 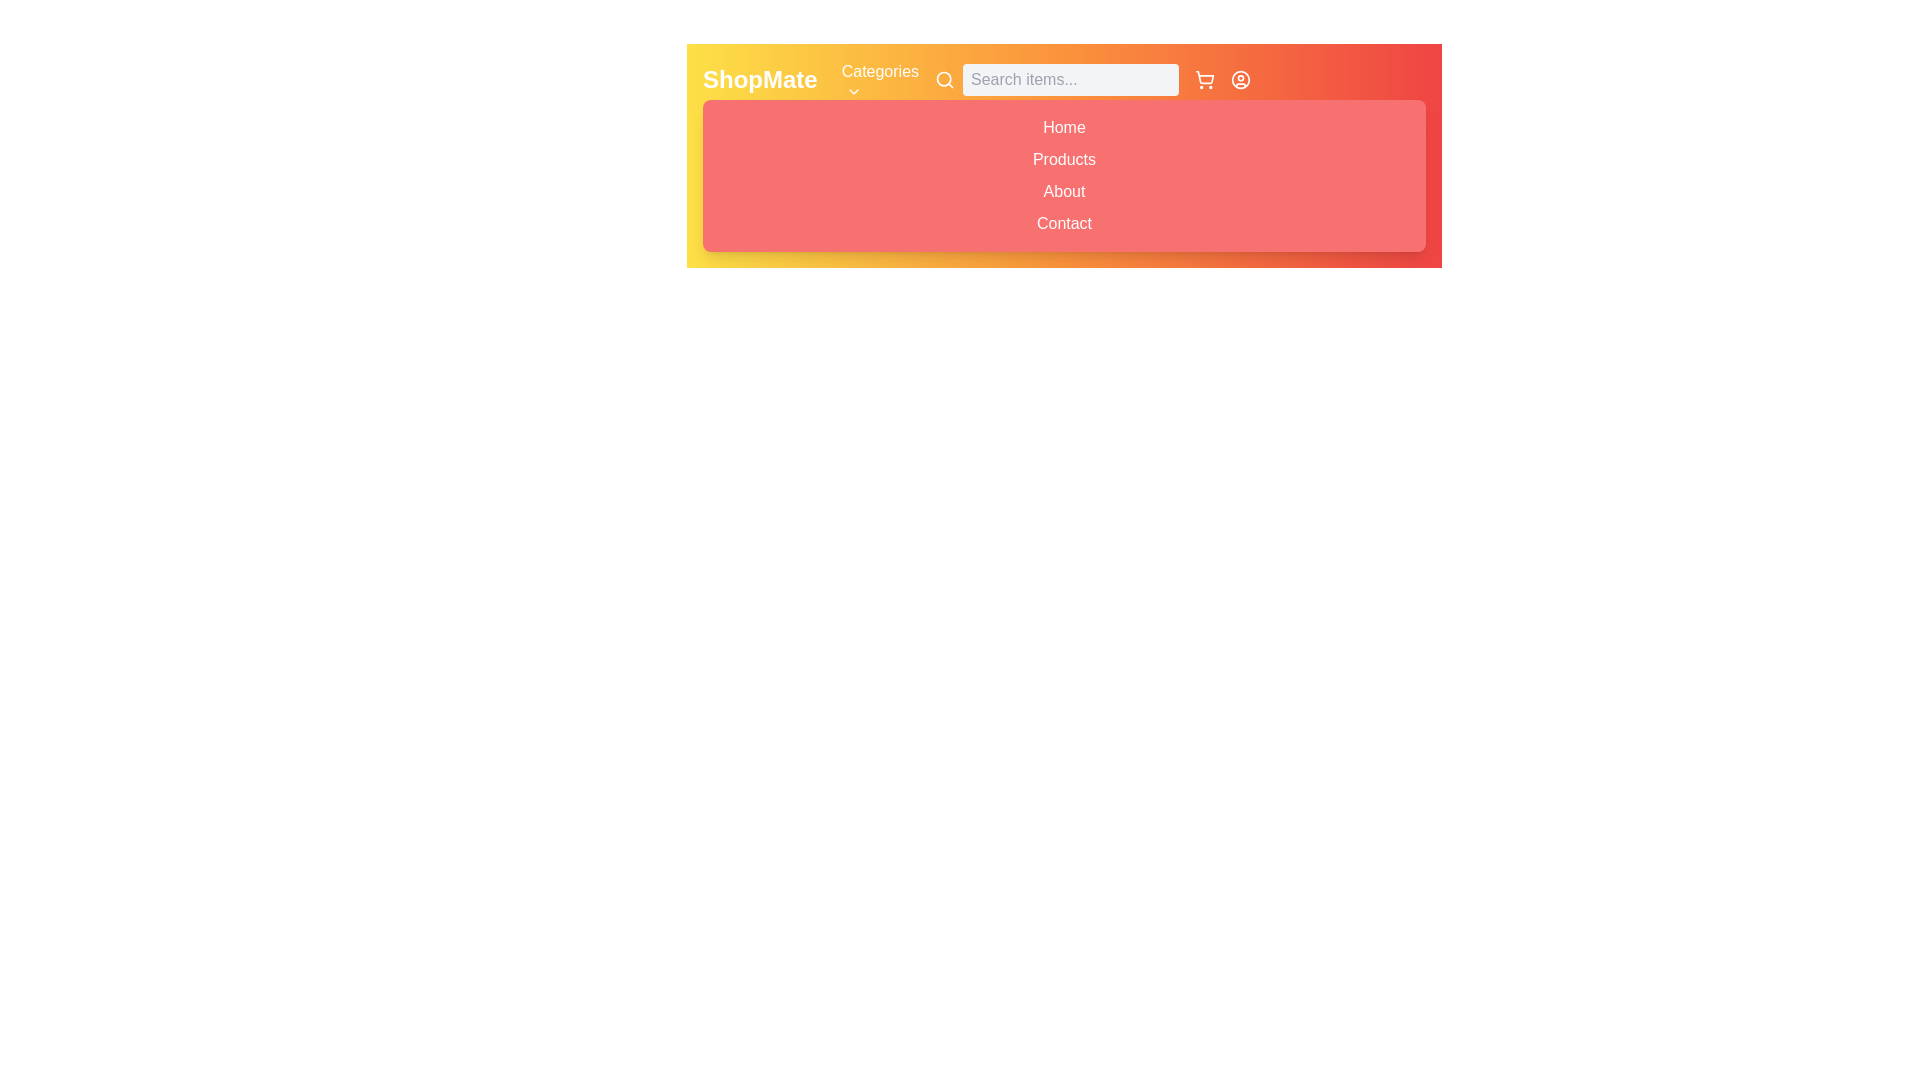 I want to click on the small, downward-pointing arrow icon located next to the 'Categories' text in the navigation bar, which is styled with a minimalist design and is likely associated with dropdown functionality, so click(x=853, y=92).